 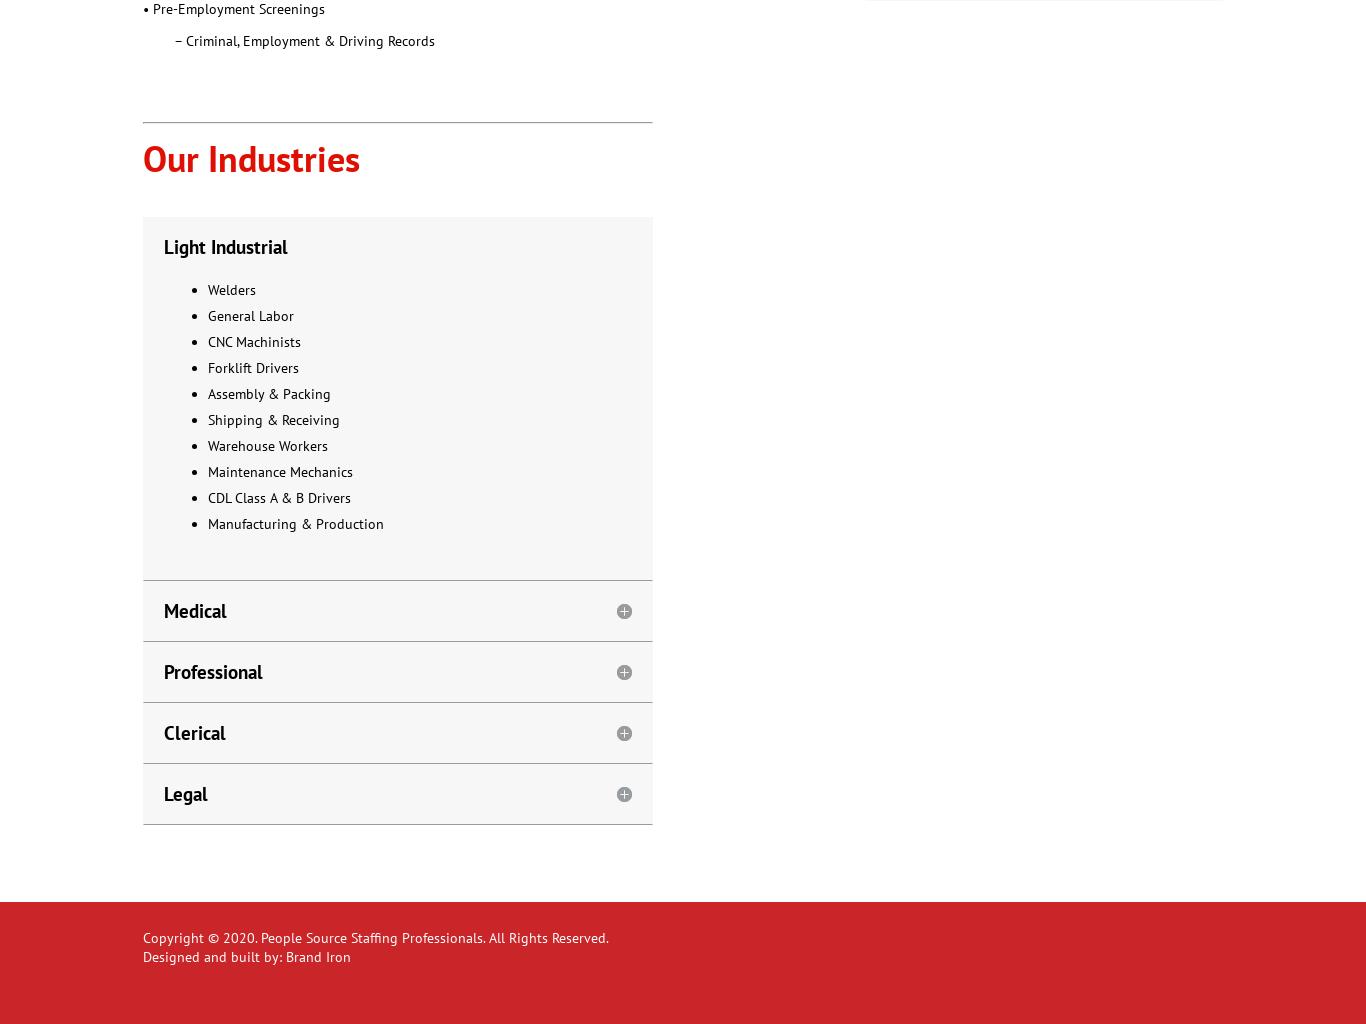 What do you see at coordinates (269, 392) in the screenshot?
I see `'Assembly & Packing'` at bounding box center [269, 392].